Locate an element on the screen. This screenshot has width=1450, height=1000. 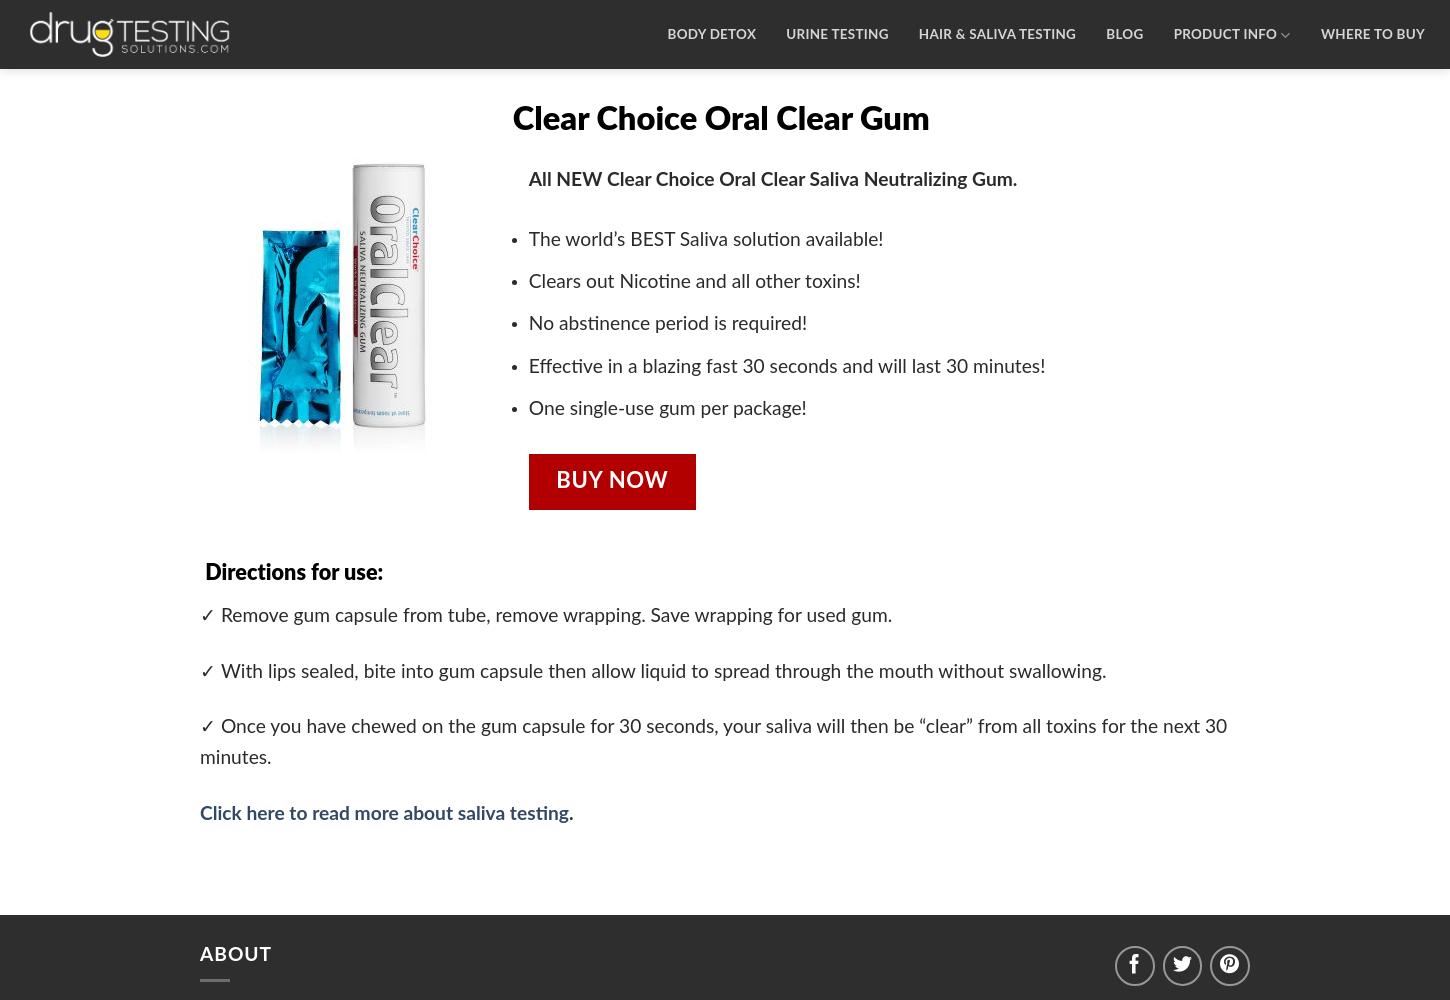
'Effective in a blazing fast 30 seconds and will last 30 minutes!' is located at coordinates (786, 365).